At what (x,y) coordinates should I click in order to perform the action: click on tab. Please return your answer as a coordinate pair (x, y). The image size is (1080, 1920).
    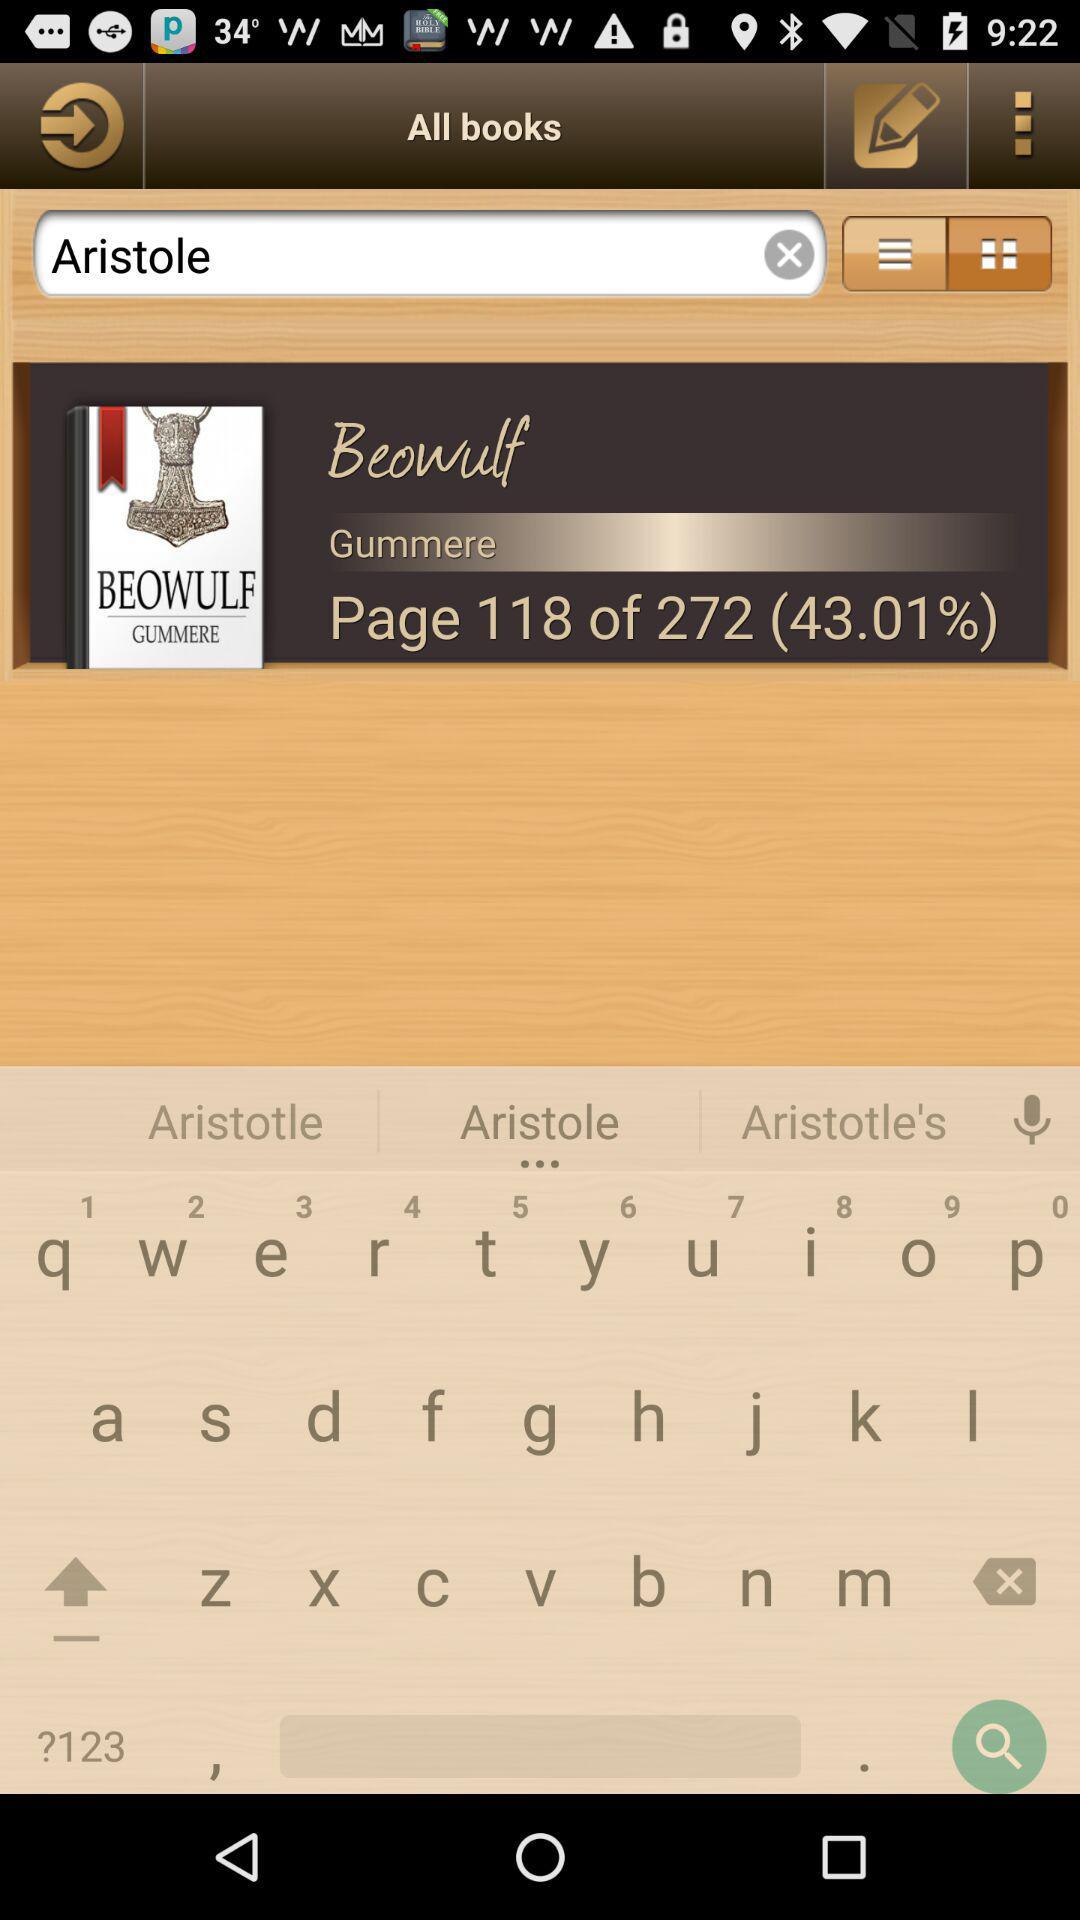
    Looking at the image, I should click on (788, 253).